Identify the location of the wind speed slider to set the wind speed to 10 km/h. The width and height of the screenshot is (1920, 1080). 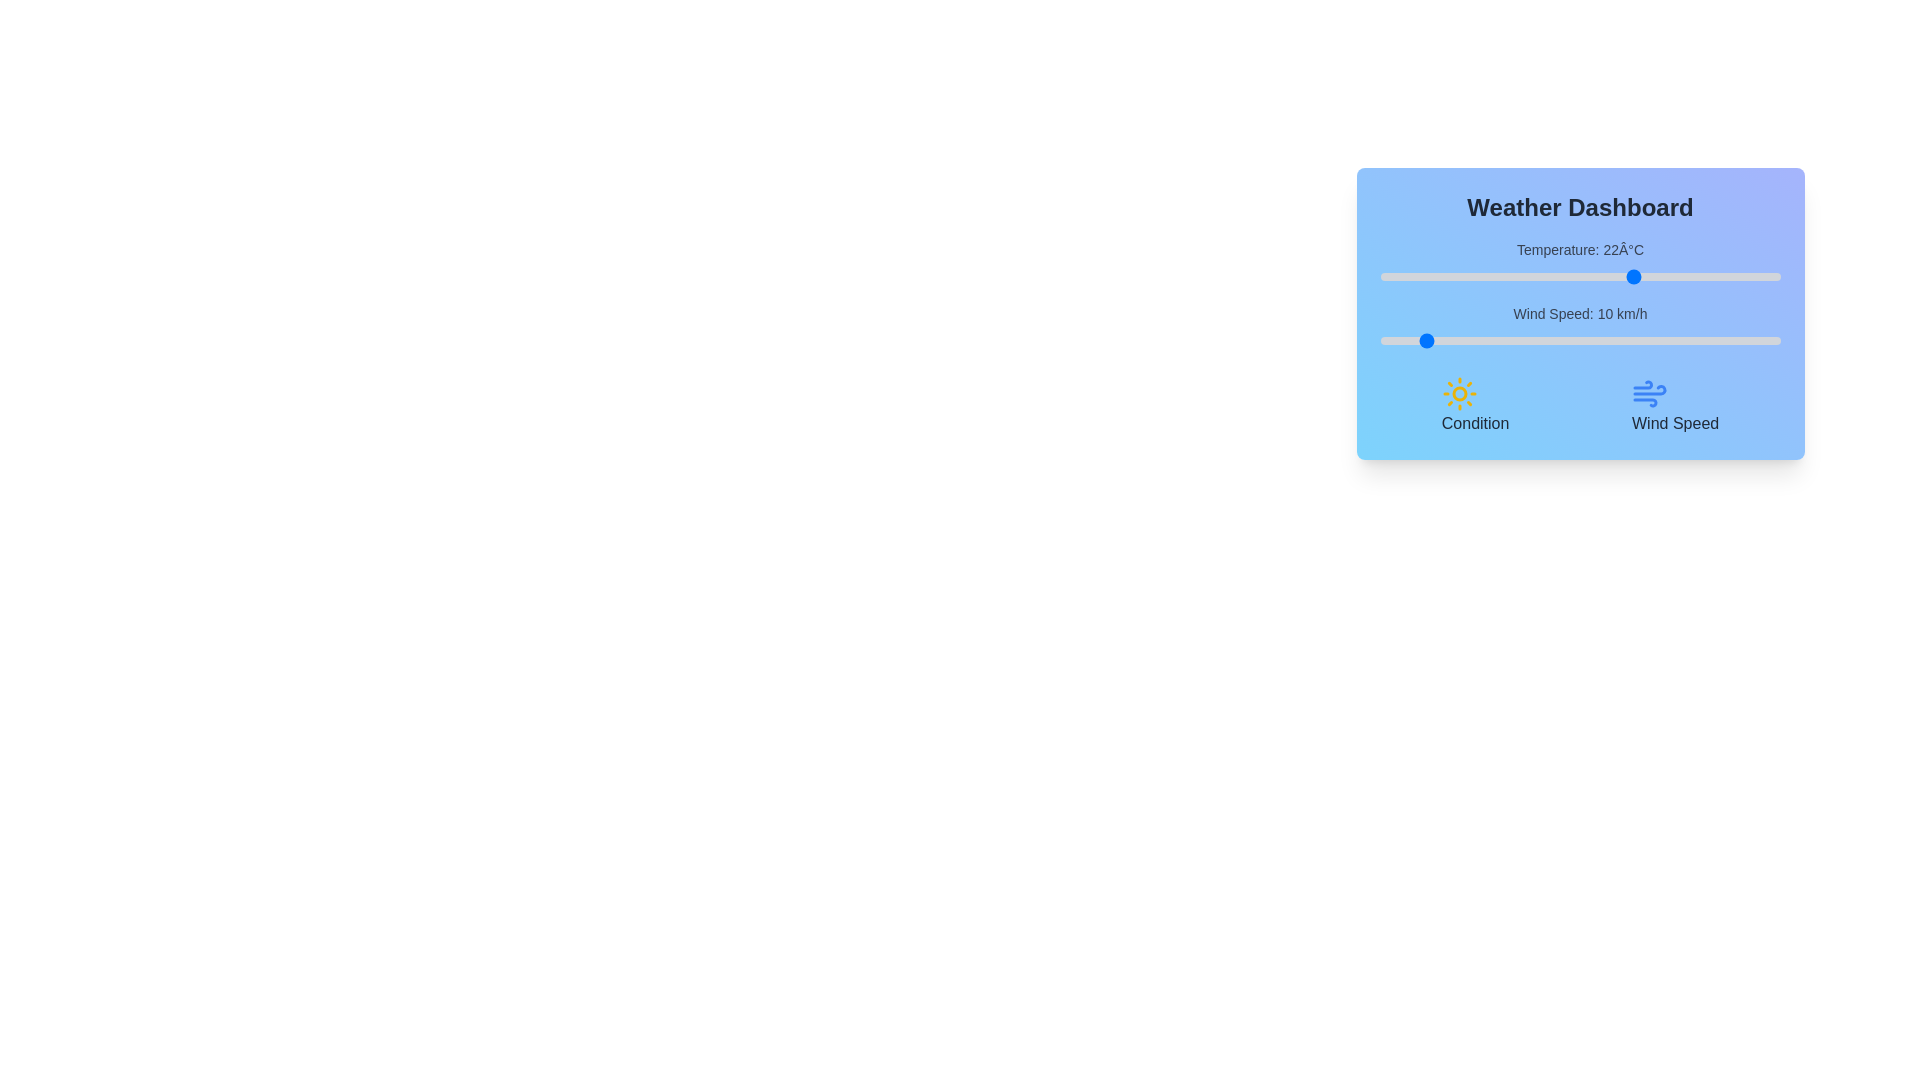
(1419, 339).